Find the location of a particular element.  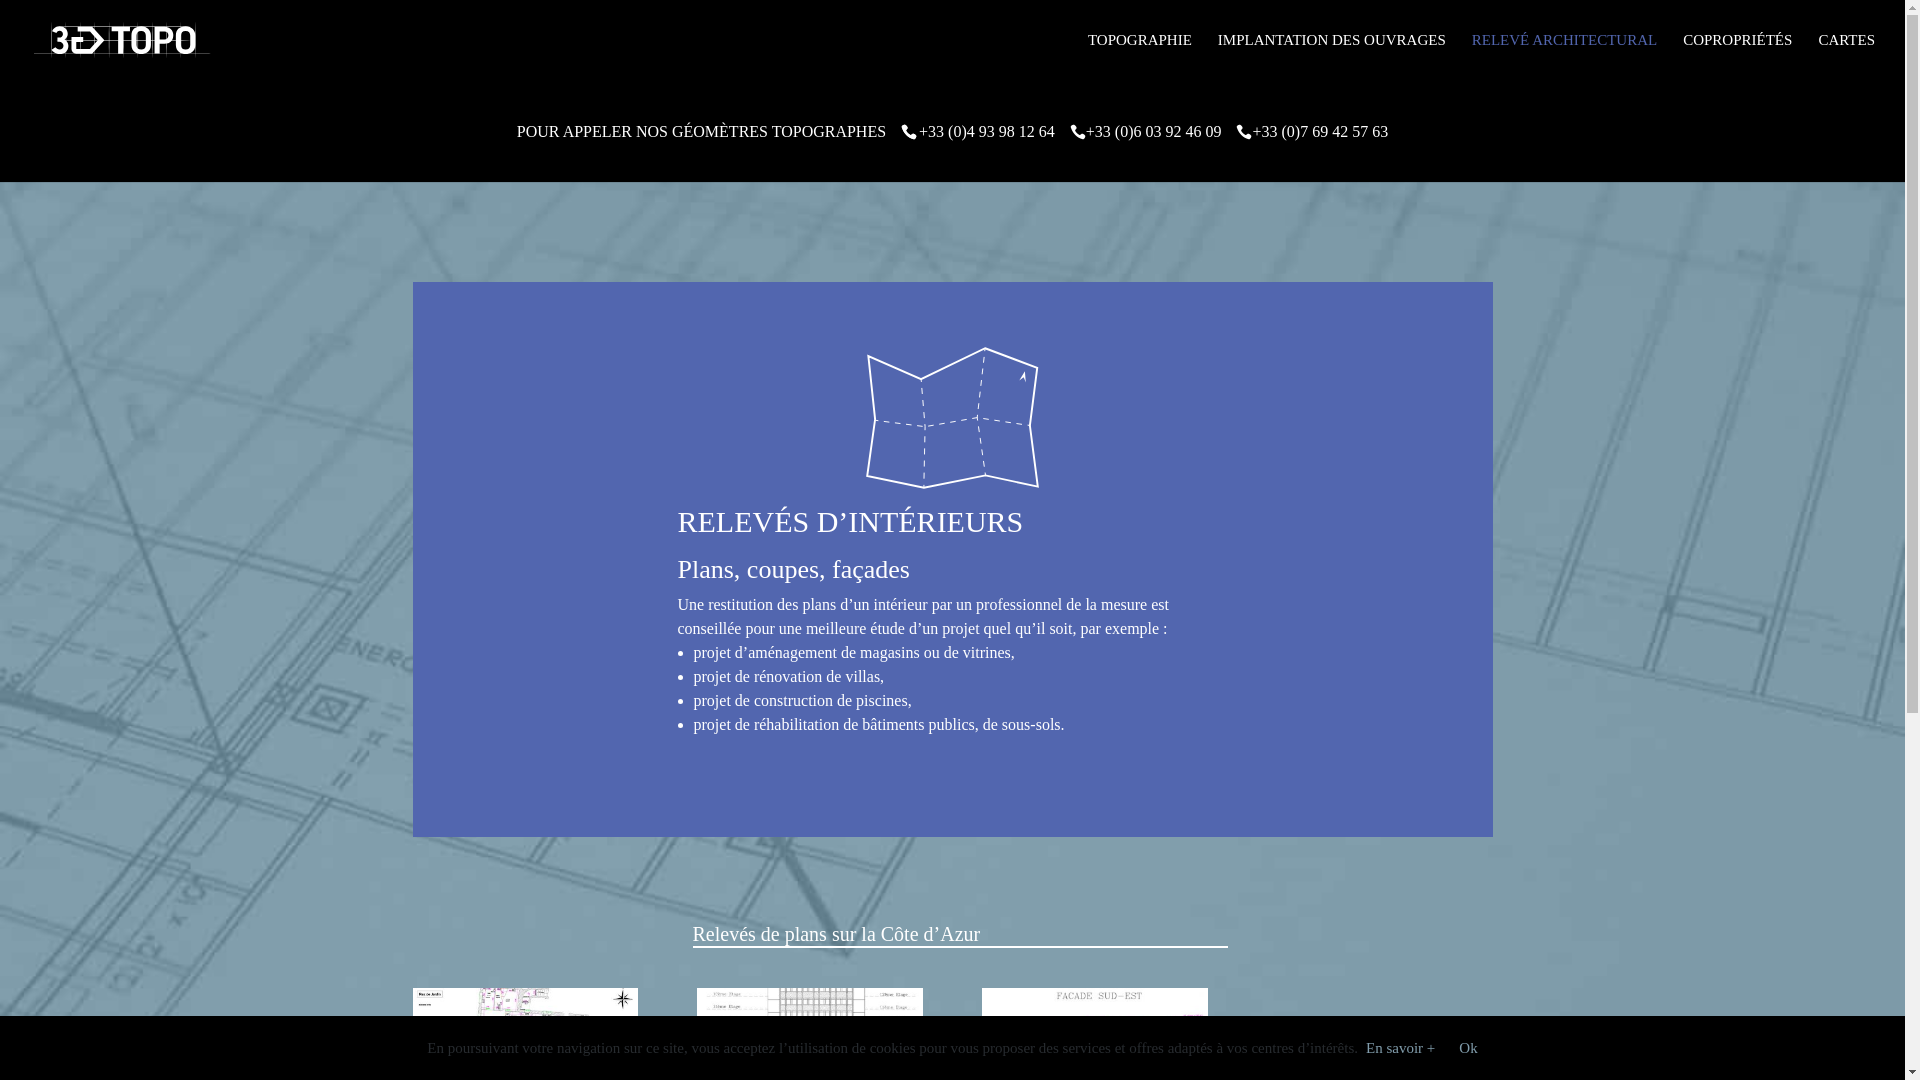

'CARTES' is located at coordinates (1845, 55).